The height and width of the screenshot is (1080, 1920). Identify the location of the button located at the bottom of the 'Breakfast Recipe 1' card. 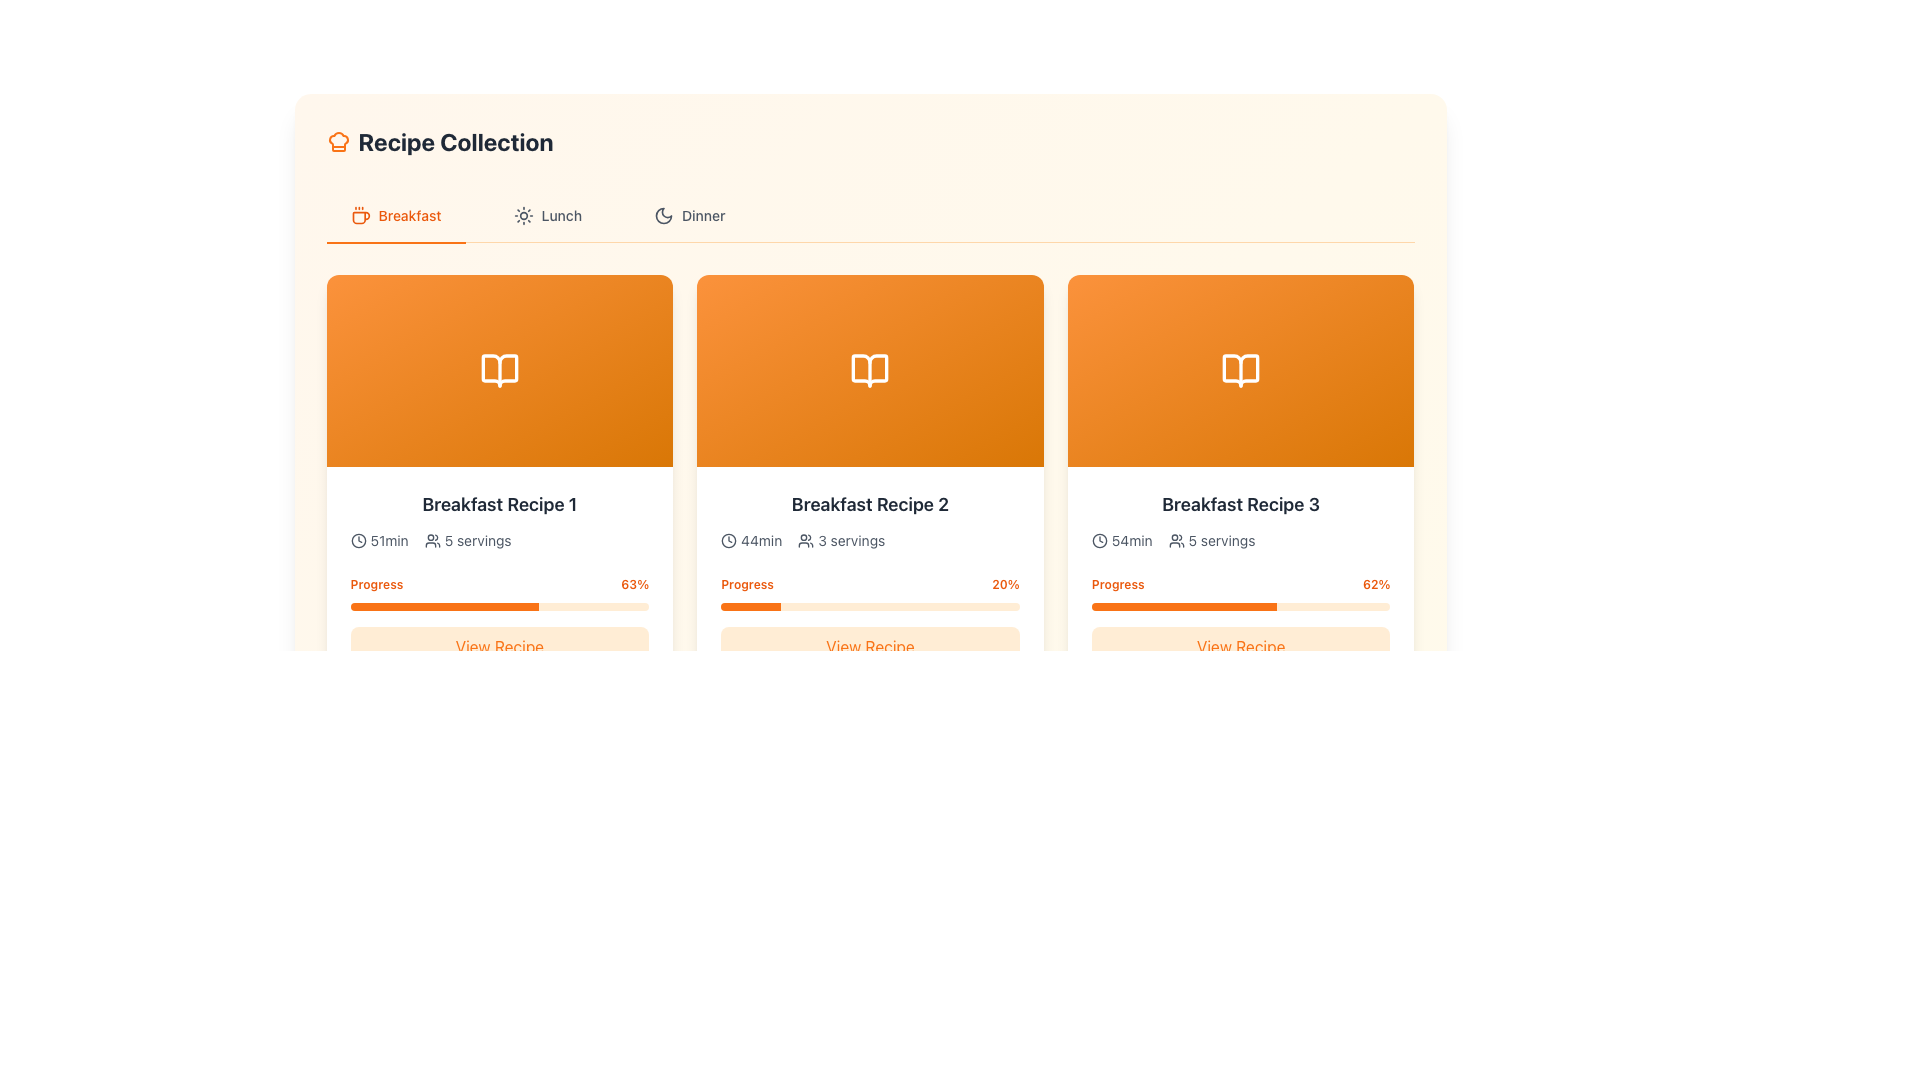
(499, 647).